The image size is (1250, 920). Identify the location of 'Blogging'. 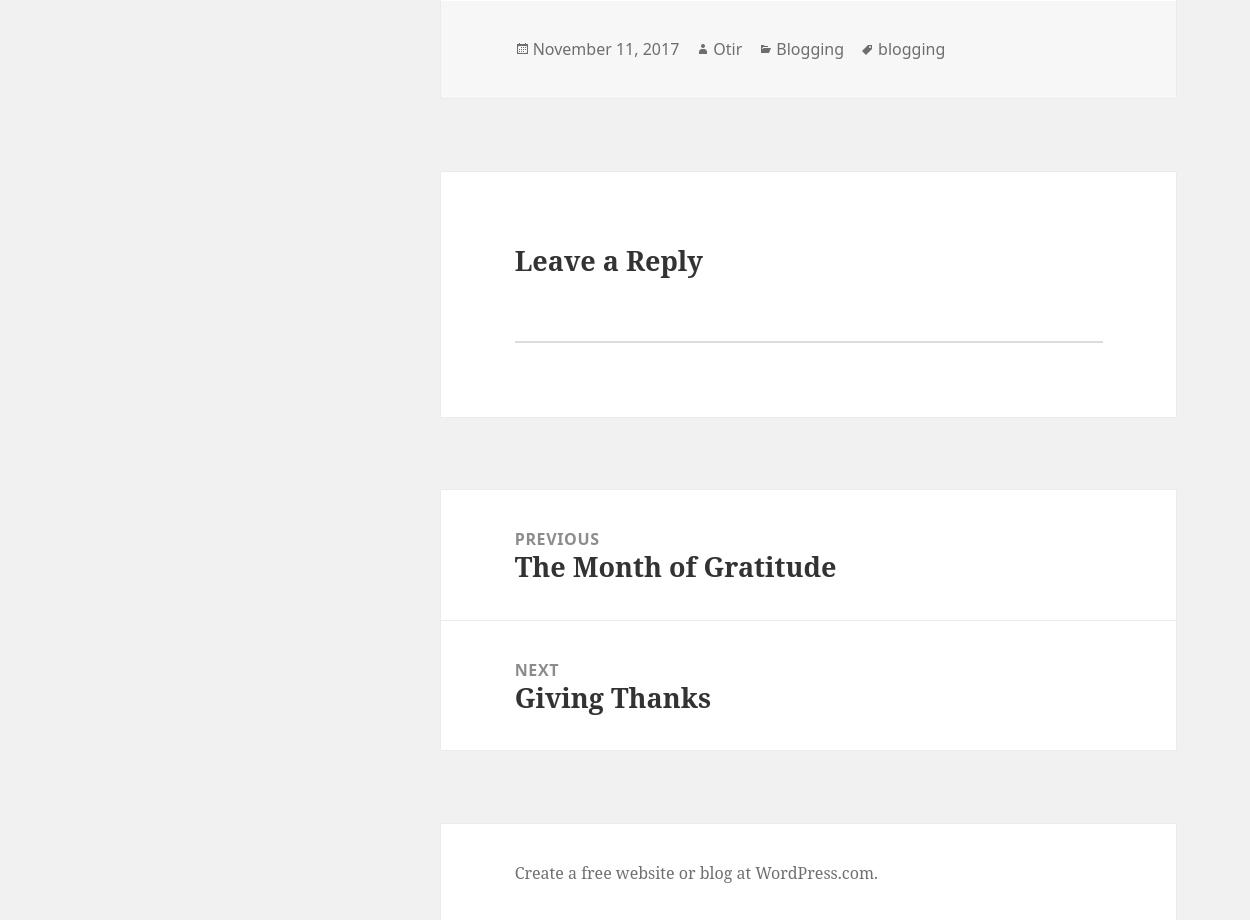
(810, 49).